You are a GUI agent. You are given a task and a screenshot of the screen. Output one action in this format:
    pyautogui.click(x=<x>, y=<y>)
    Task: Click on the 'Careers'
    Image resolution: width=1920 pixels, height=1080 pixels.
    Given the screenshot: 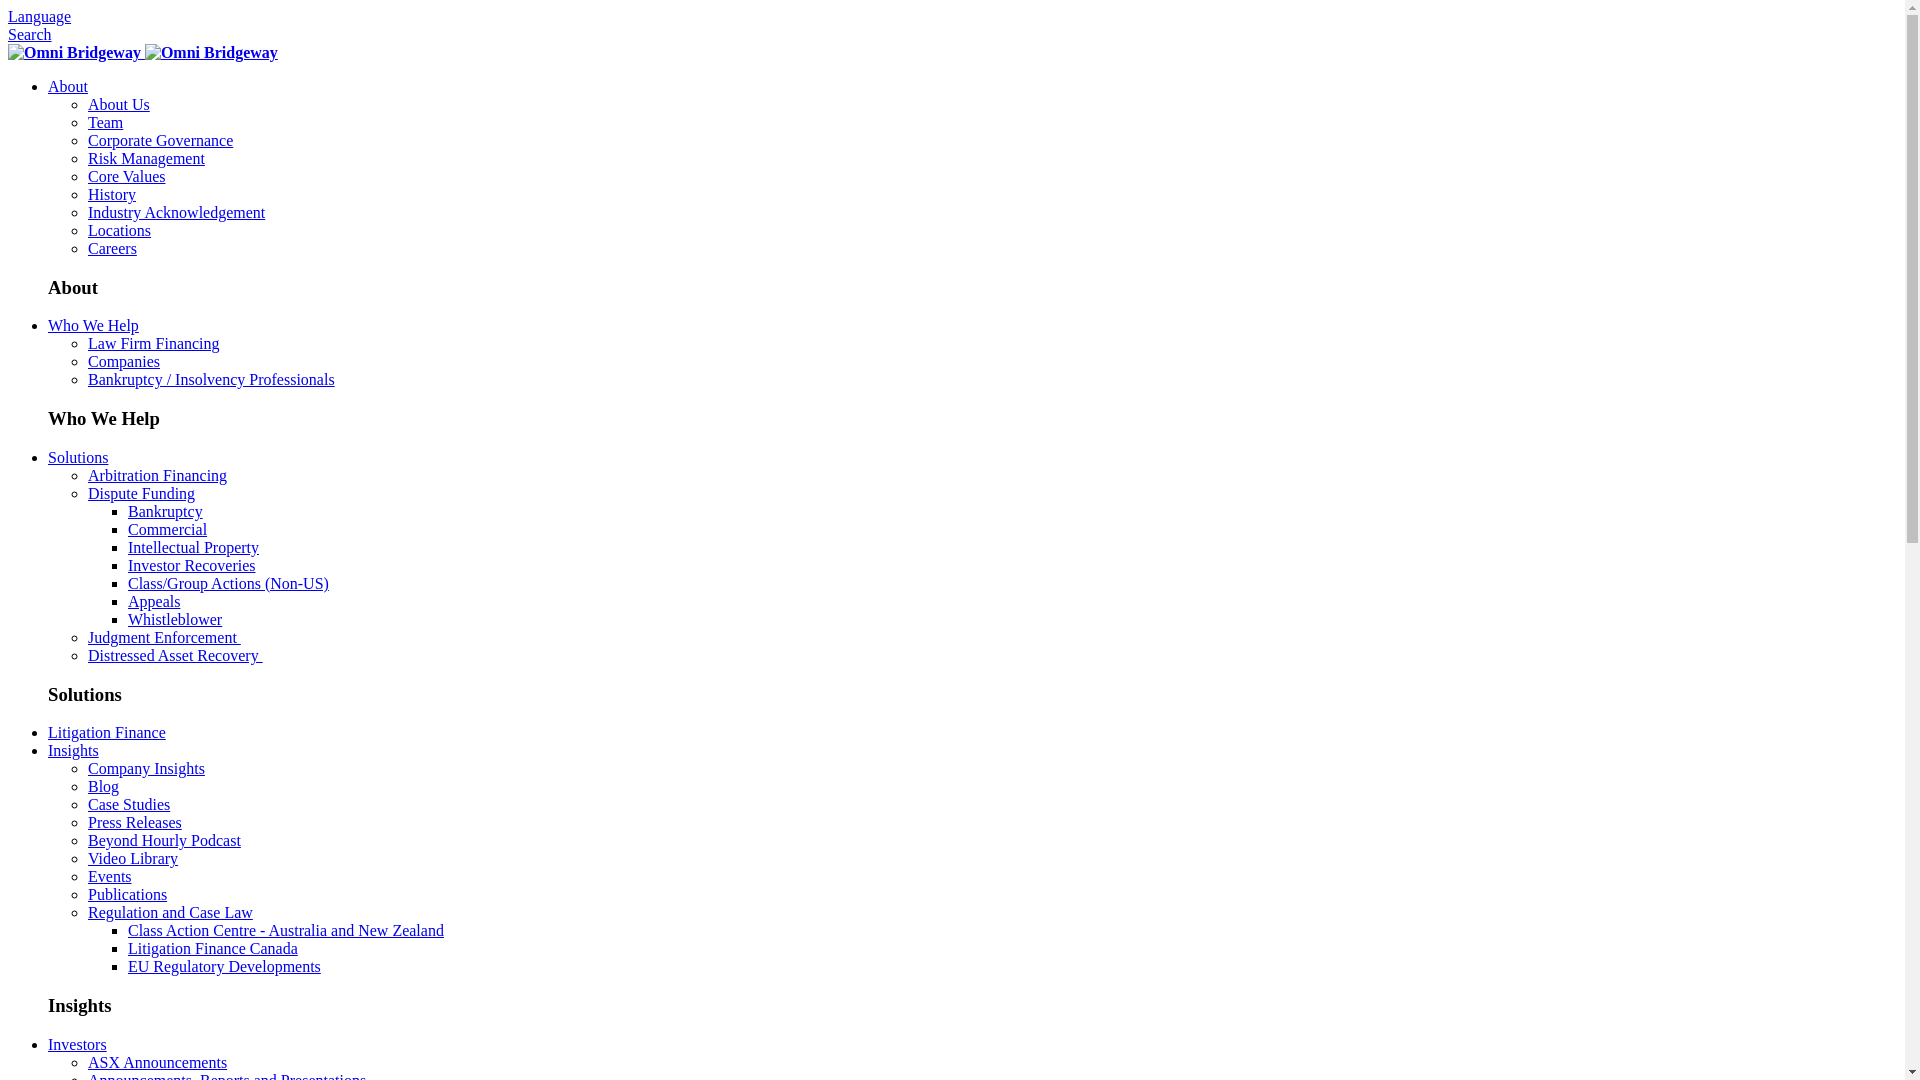 What is the action you would take?
    pyautogui.click(x=86, y=247)
    